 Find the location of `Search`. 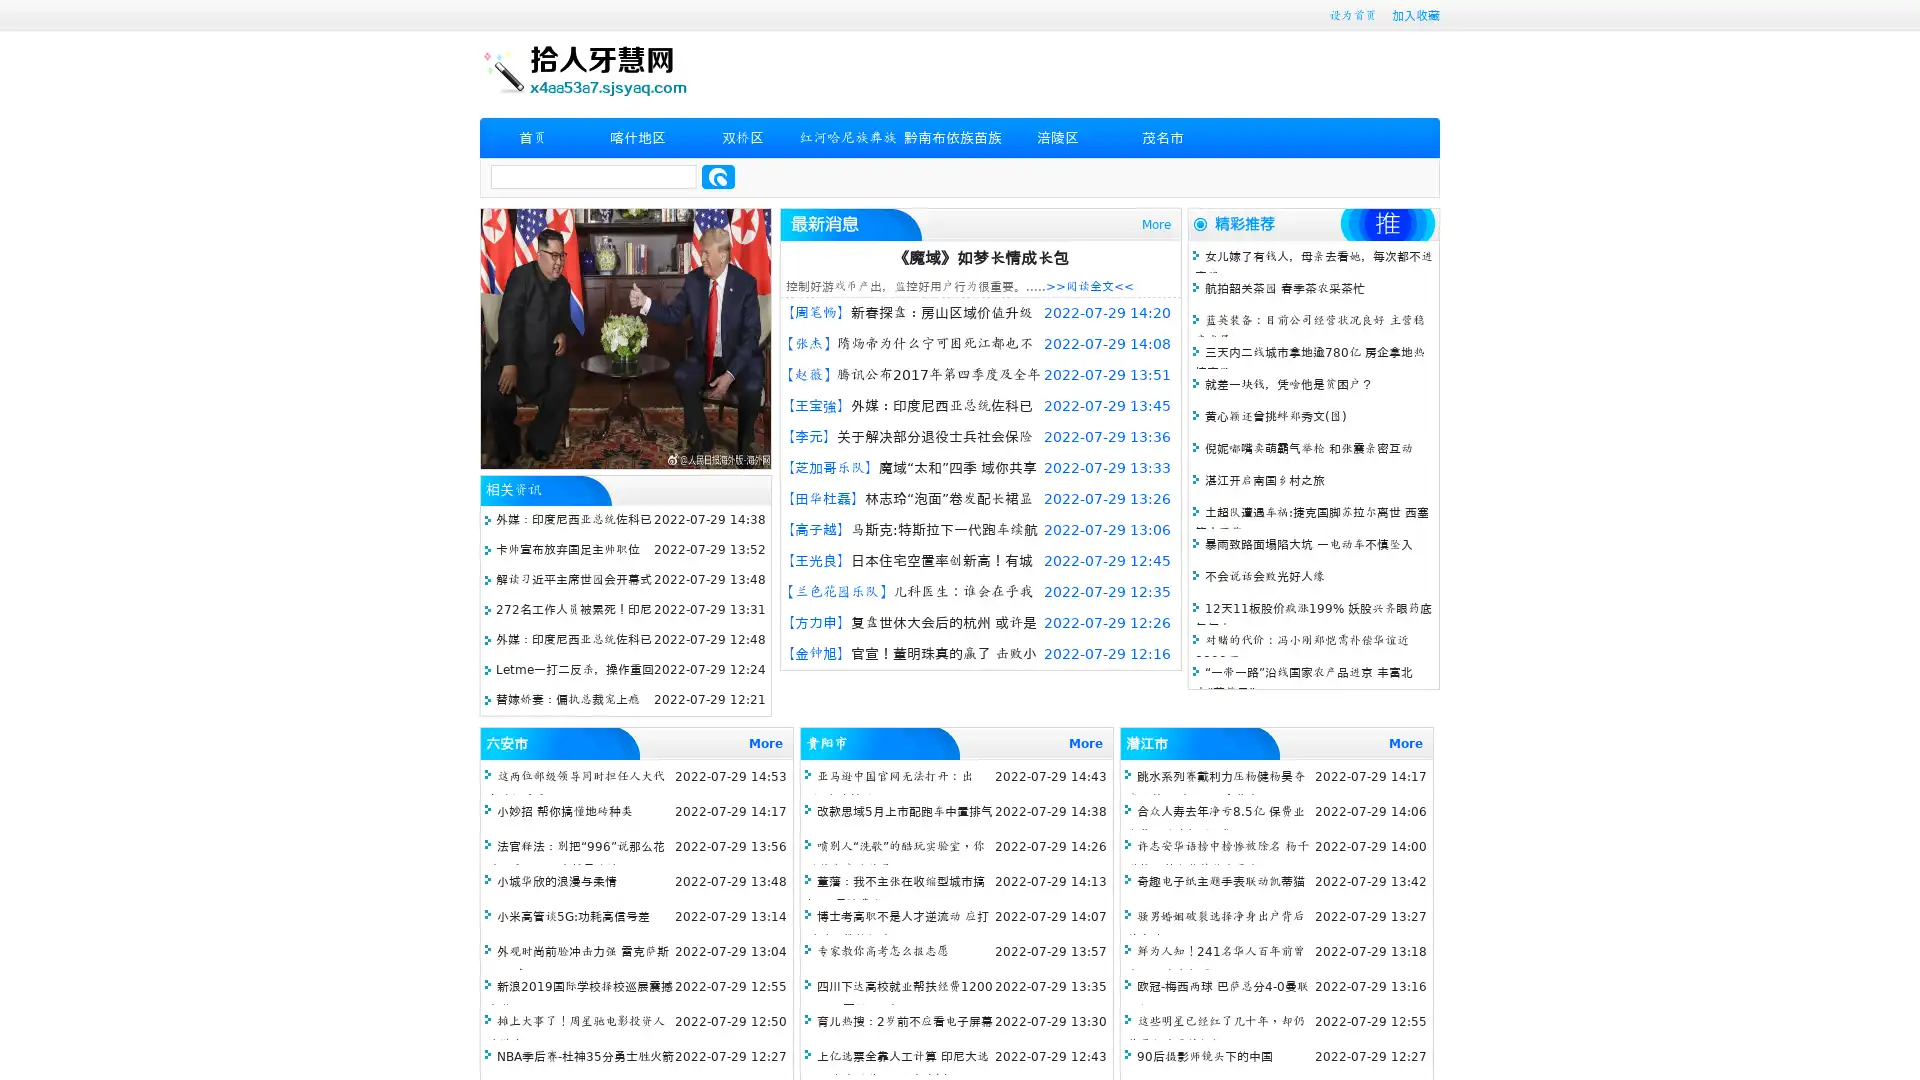

Search is located at coordinates (718, 176).